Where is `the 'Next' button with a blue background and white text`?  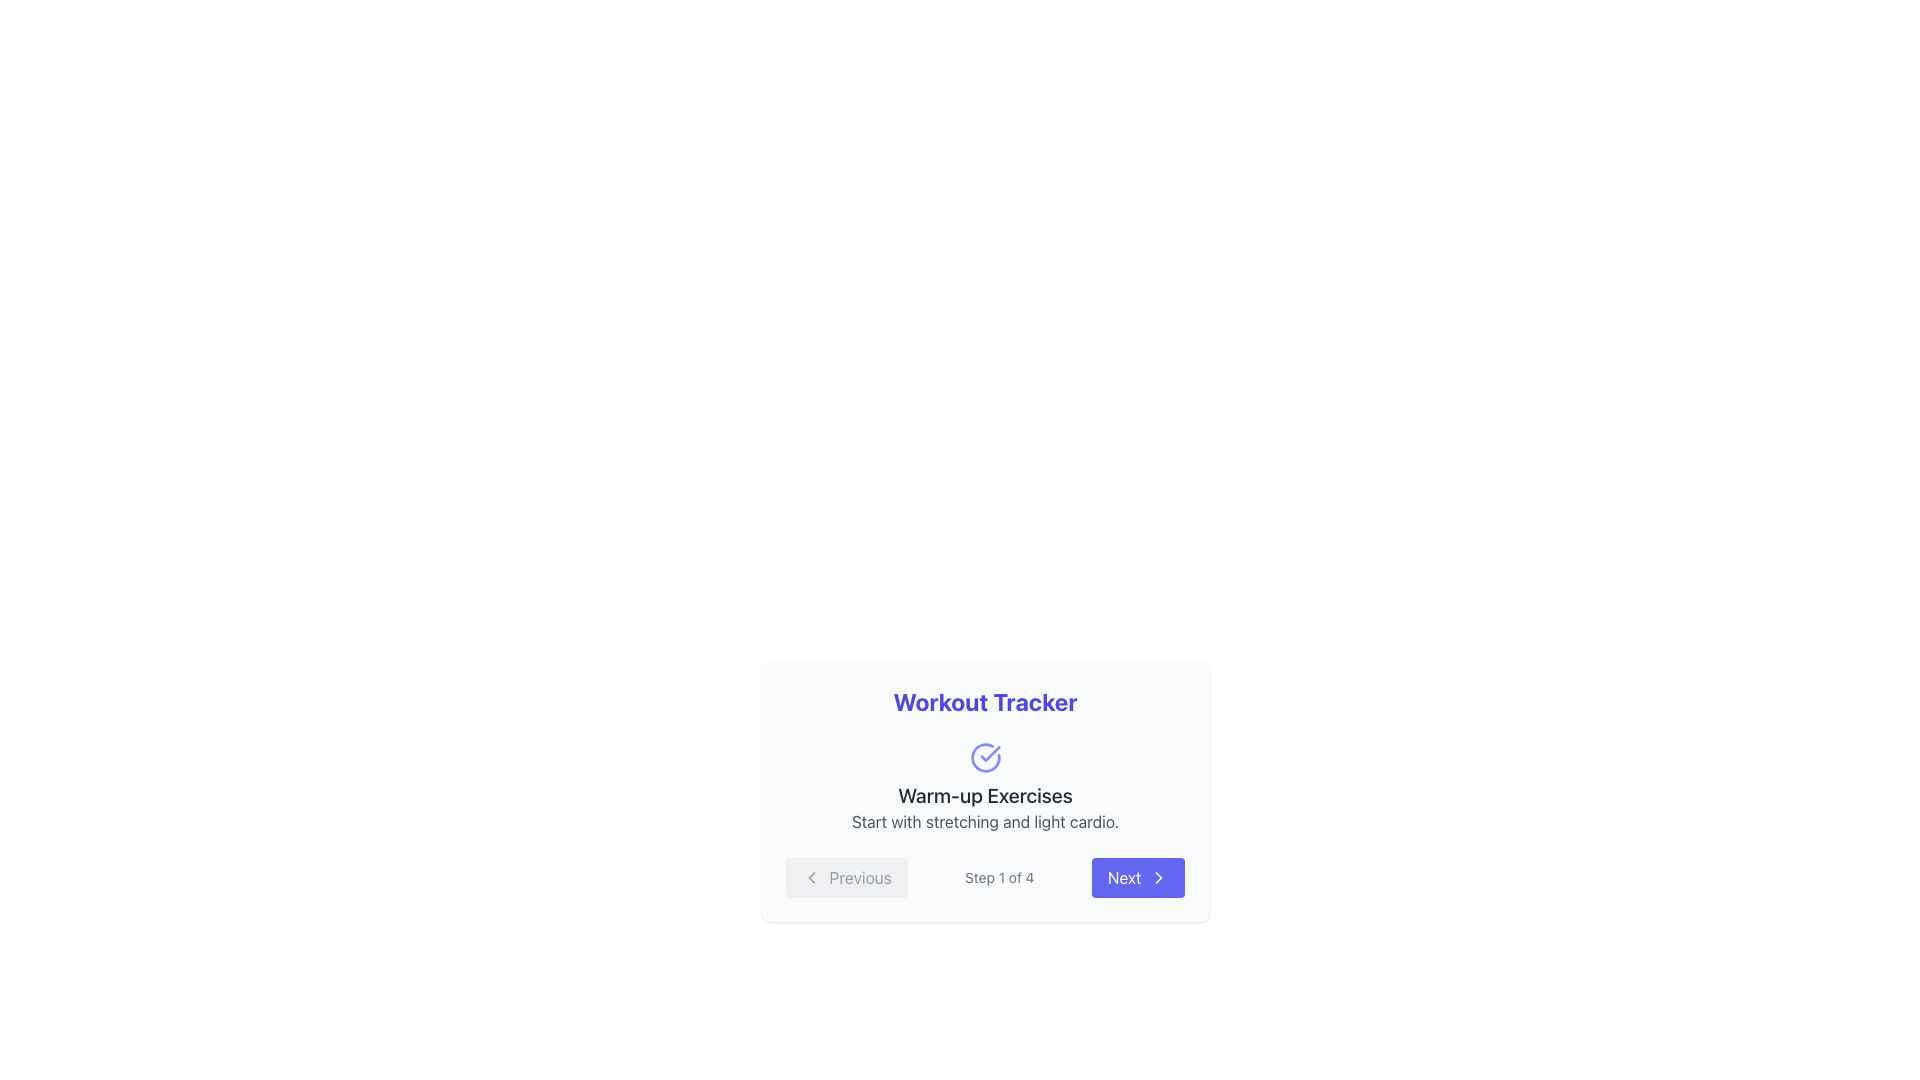
the 'Next' button with a blue background and white text is located at coordinates (1138, 877).